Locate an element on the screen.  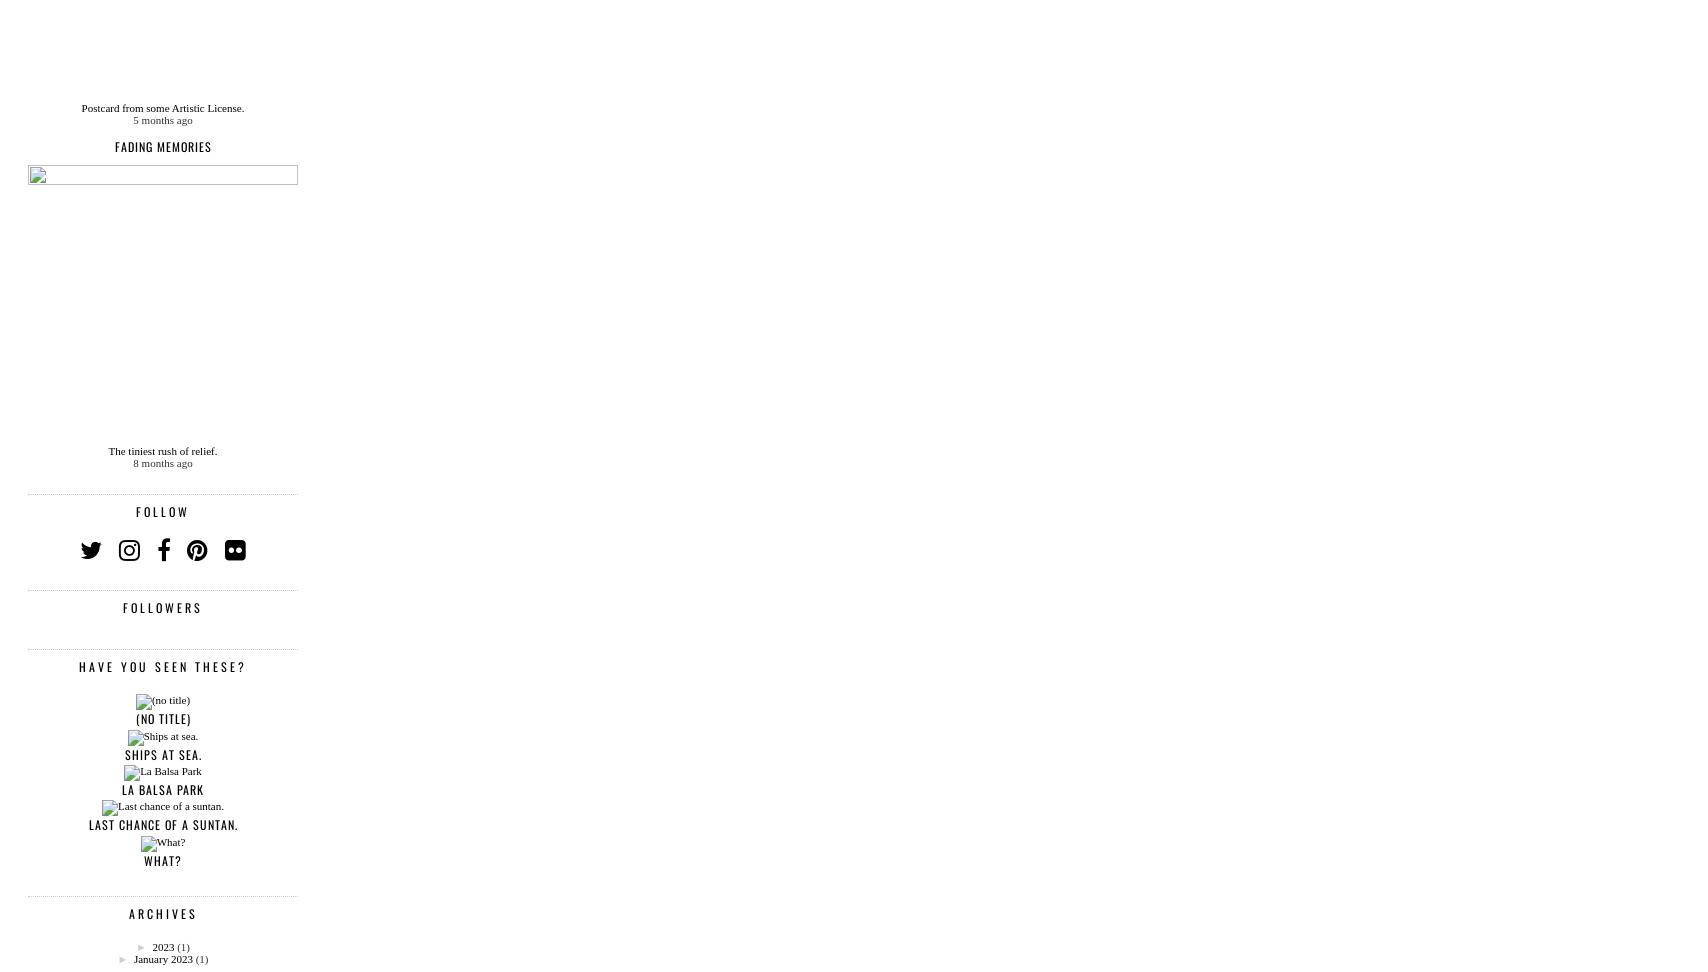
'La Balsa Park' is located at coordinates (162, 788).